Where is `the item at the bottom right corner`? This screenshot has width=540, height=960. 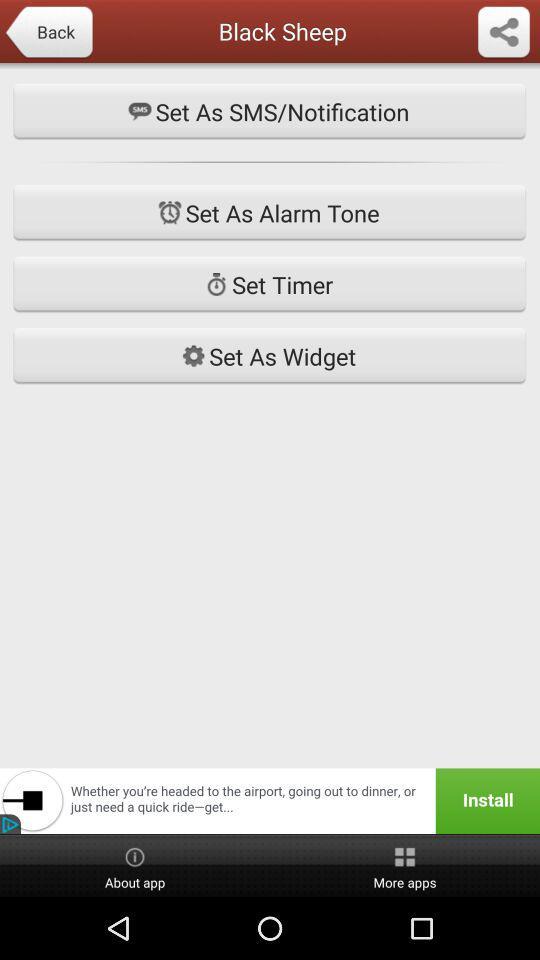 the item at the bottom right corner is located at coordinates (405, 865).